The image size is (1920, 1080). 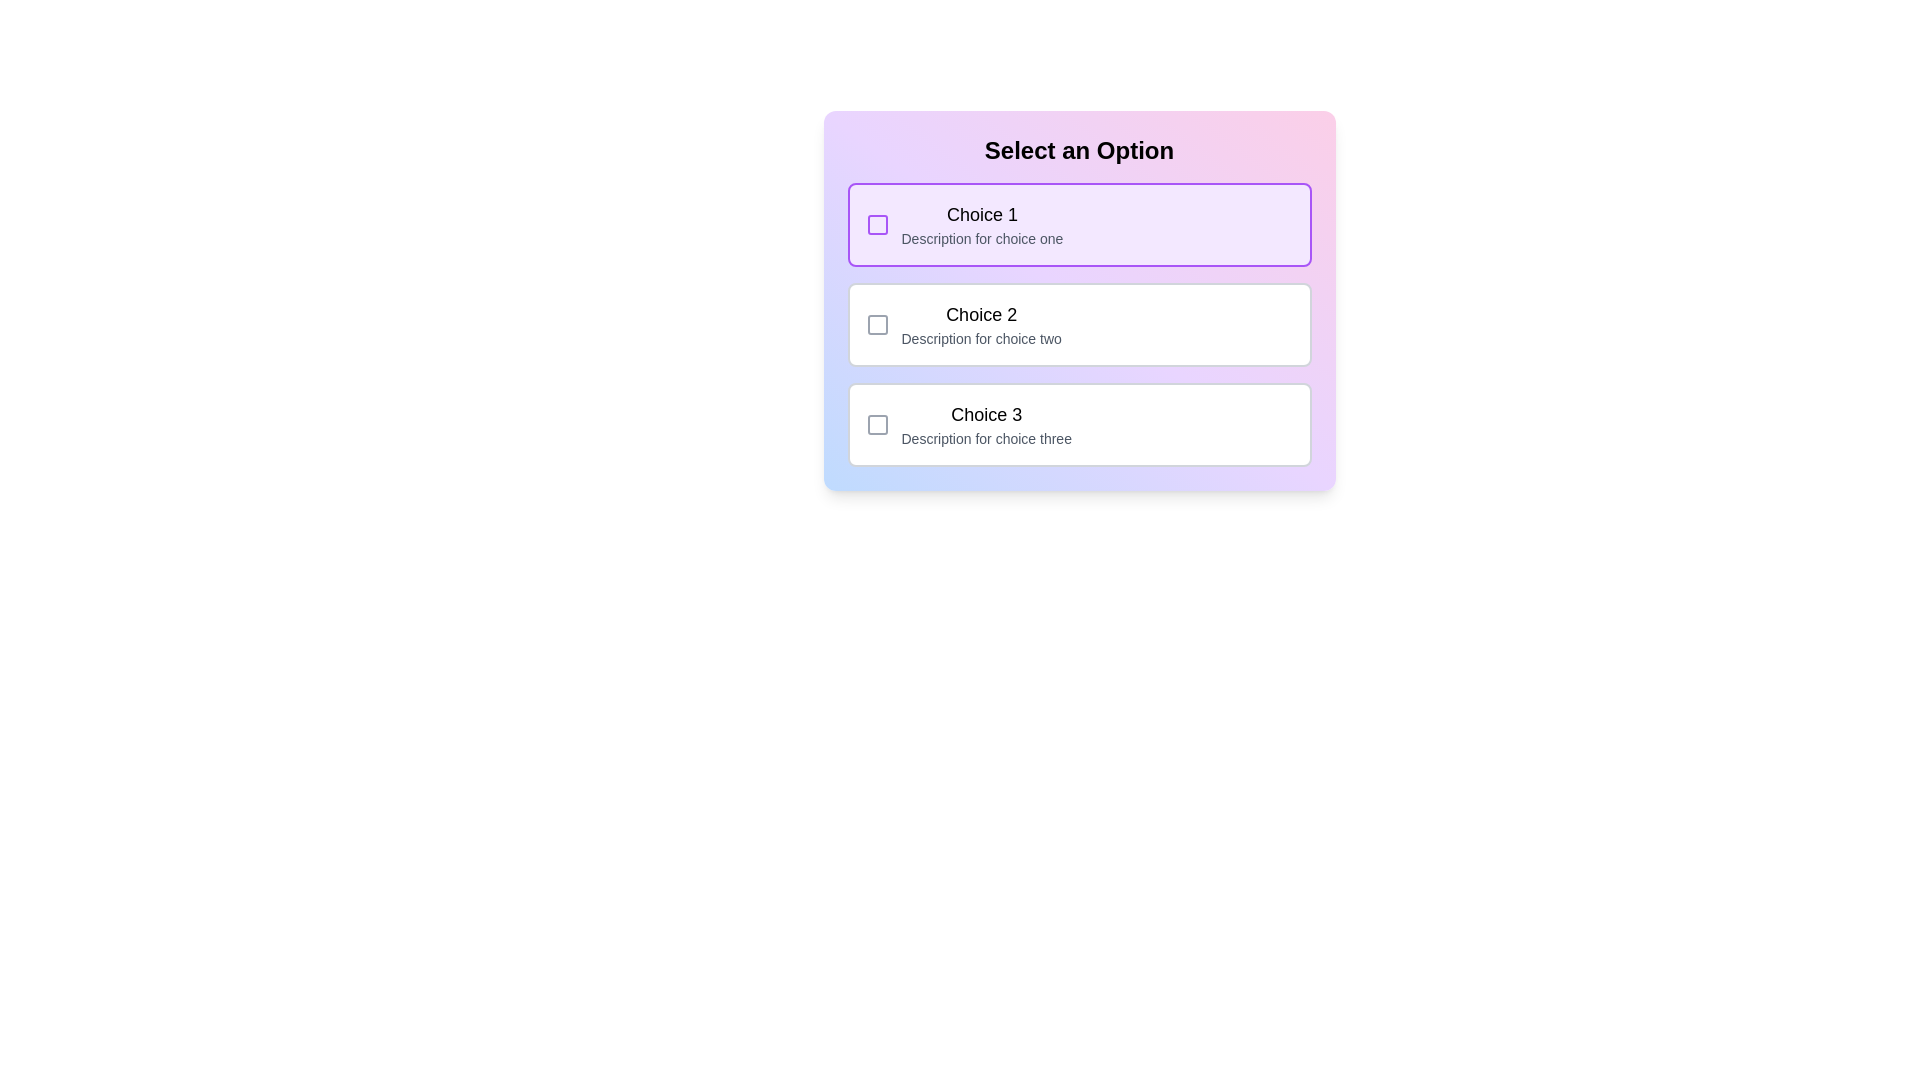 I want to click on the Text Label element displaying 'Choice 2', which is styled with a larger and bolder font and is positioned in the middle section of the Options panel, so click(x=981, y=315).